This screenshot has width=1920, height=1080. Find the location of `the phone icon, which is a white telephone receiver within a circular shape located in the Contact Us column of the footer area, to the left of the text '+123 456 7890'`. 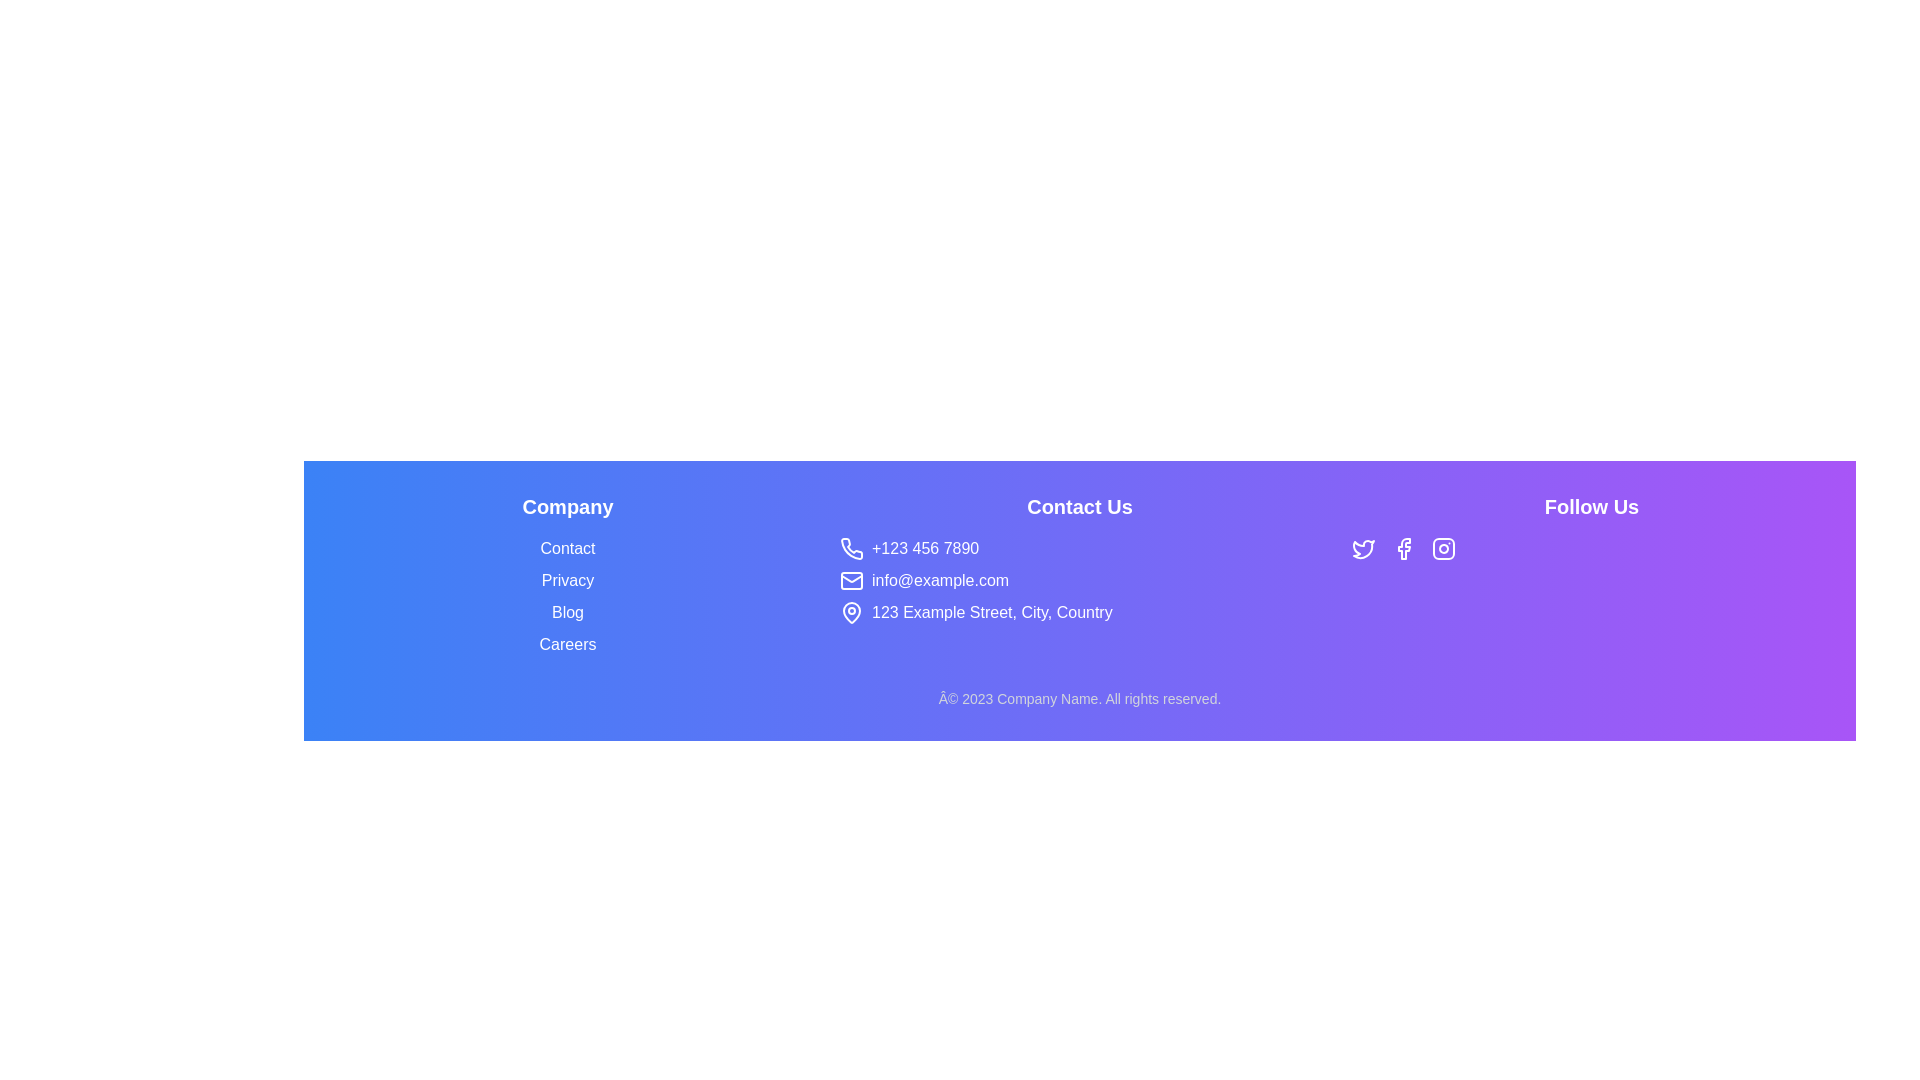

the phone icon, which is a white telephone receiver within a circular shape located in the Contact Us column of the footer area, to the left of the text '+123 456 7890' is located at coordinates (851, 548).